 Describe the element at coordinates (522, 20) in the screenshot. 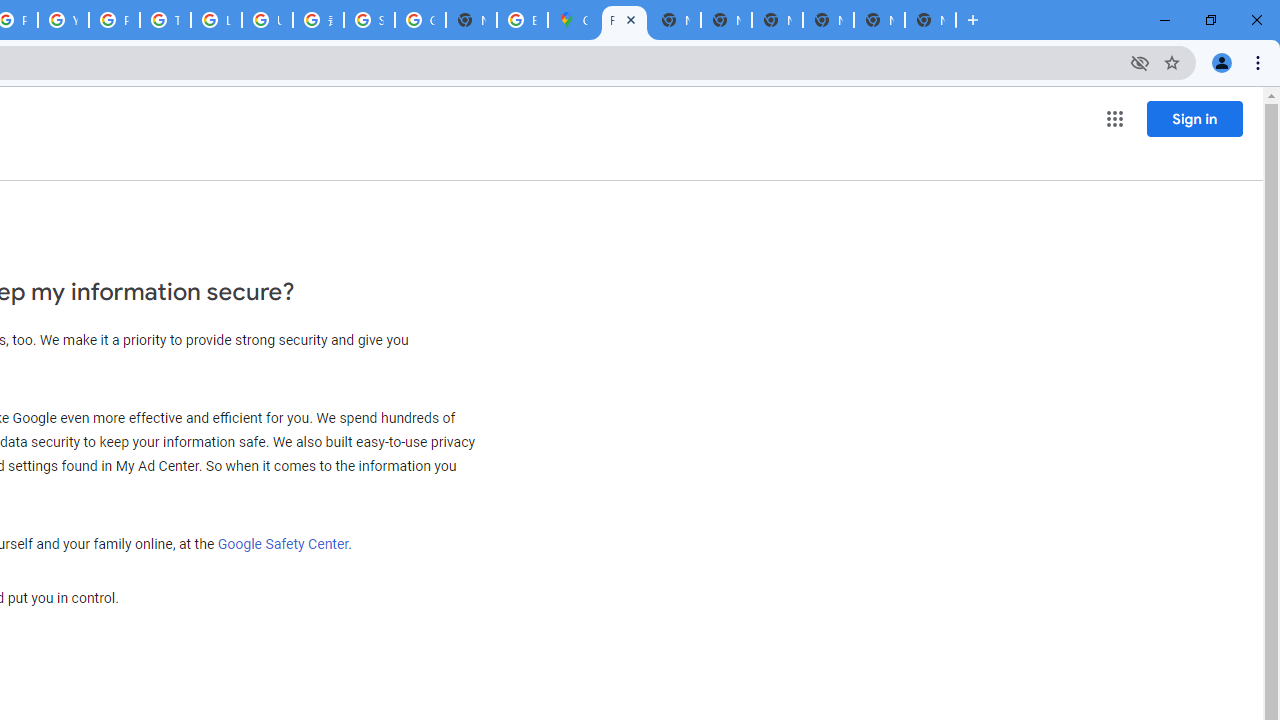

I see `'Explore new street-level details - Google Maps Help'` at that location.